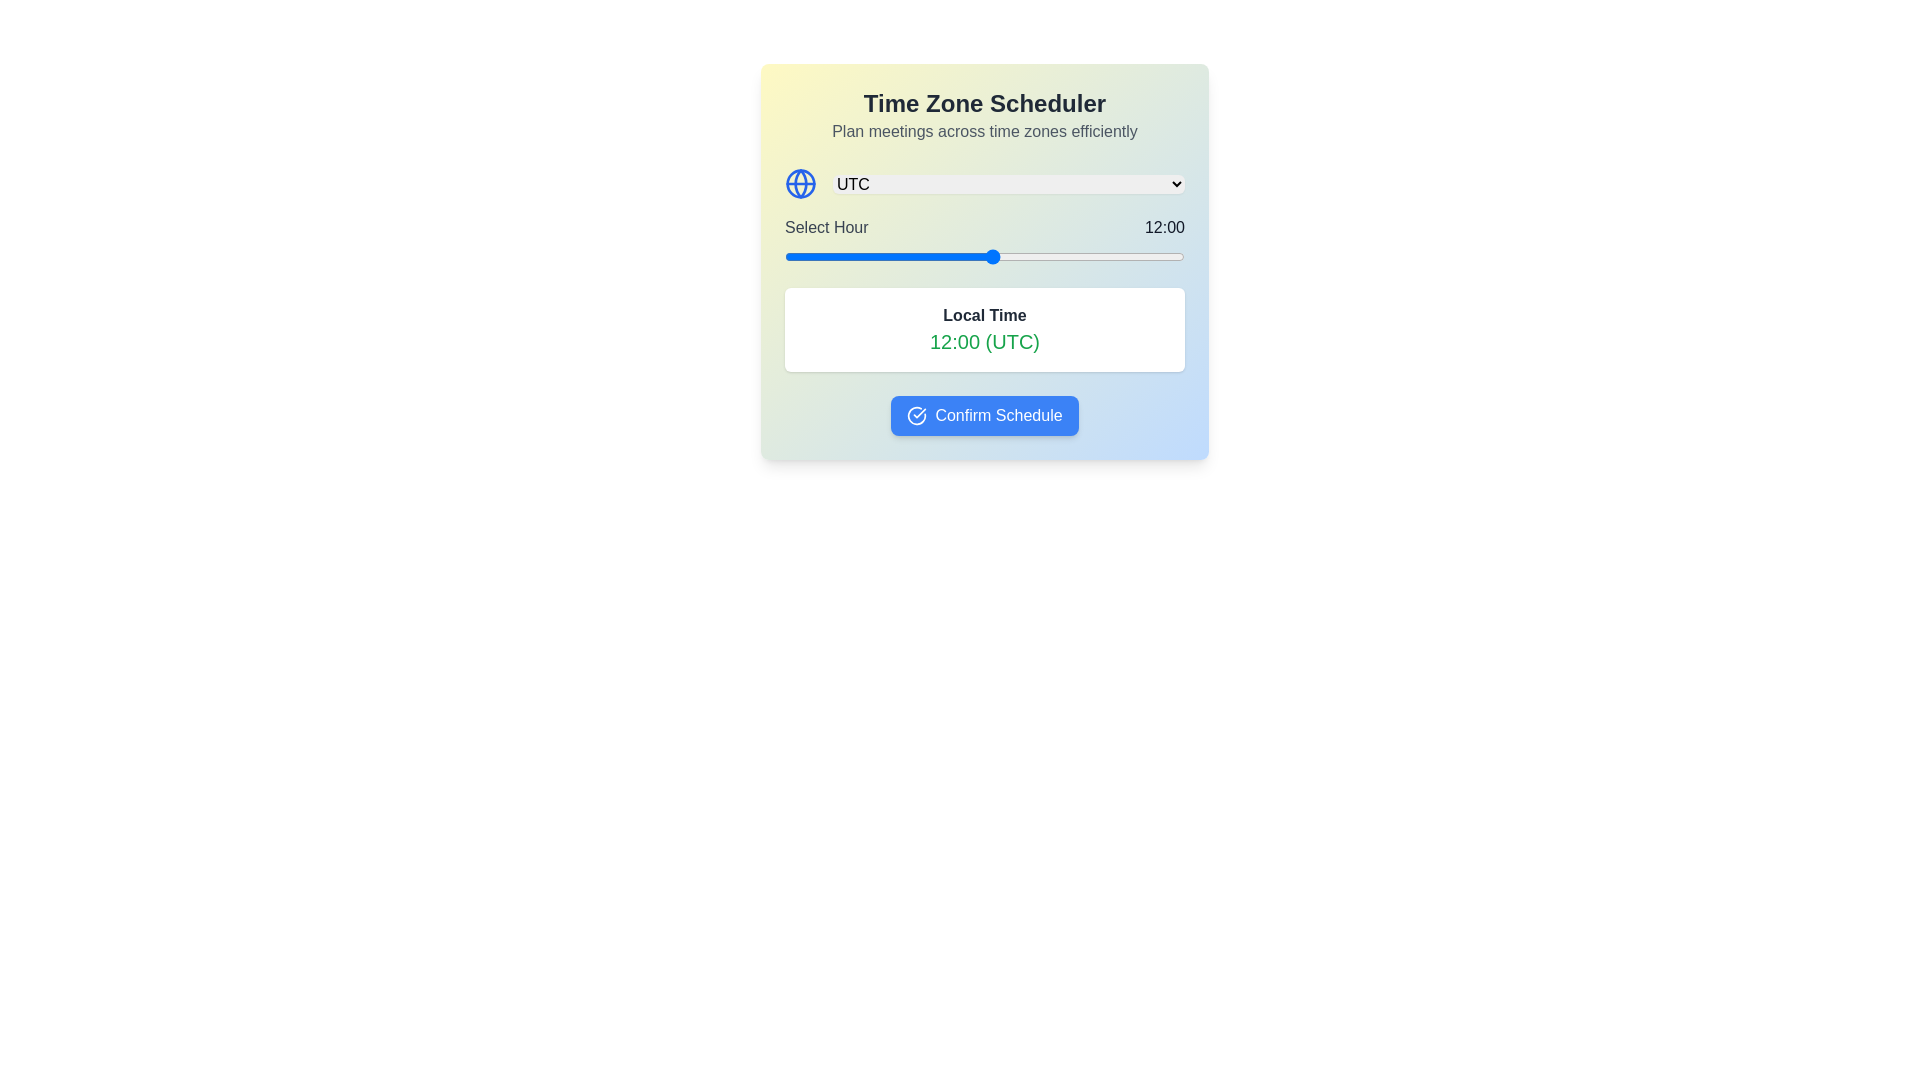 The height and width of the screenshot is (1080, 1920). What do you see at coordinates (984, 341) in the screenshot?
I see `text label displaying '12:00 (UTC)' which is styled in green and located below the 'Local Time' text within a centered white rounded box` at bounding box center [984, 341].